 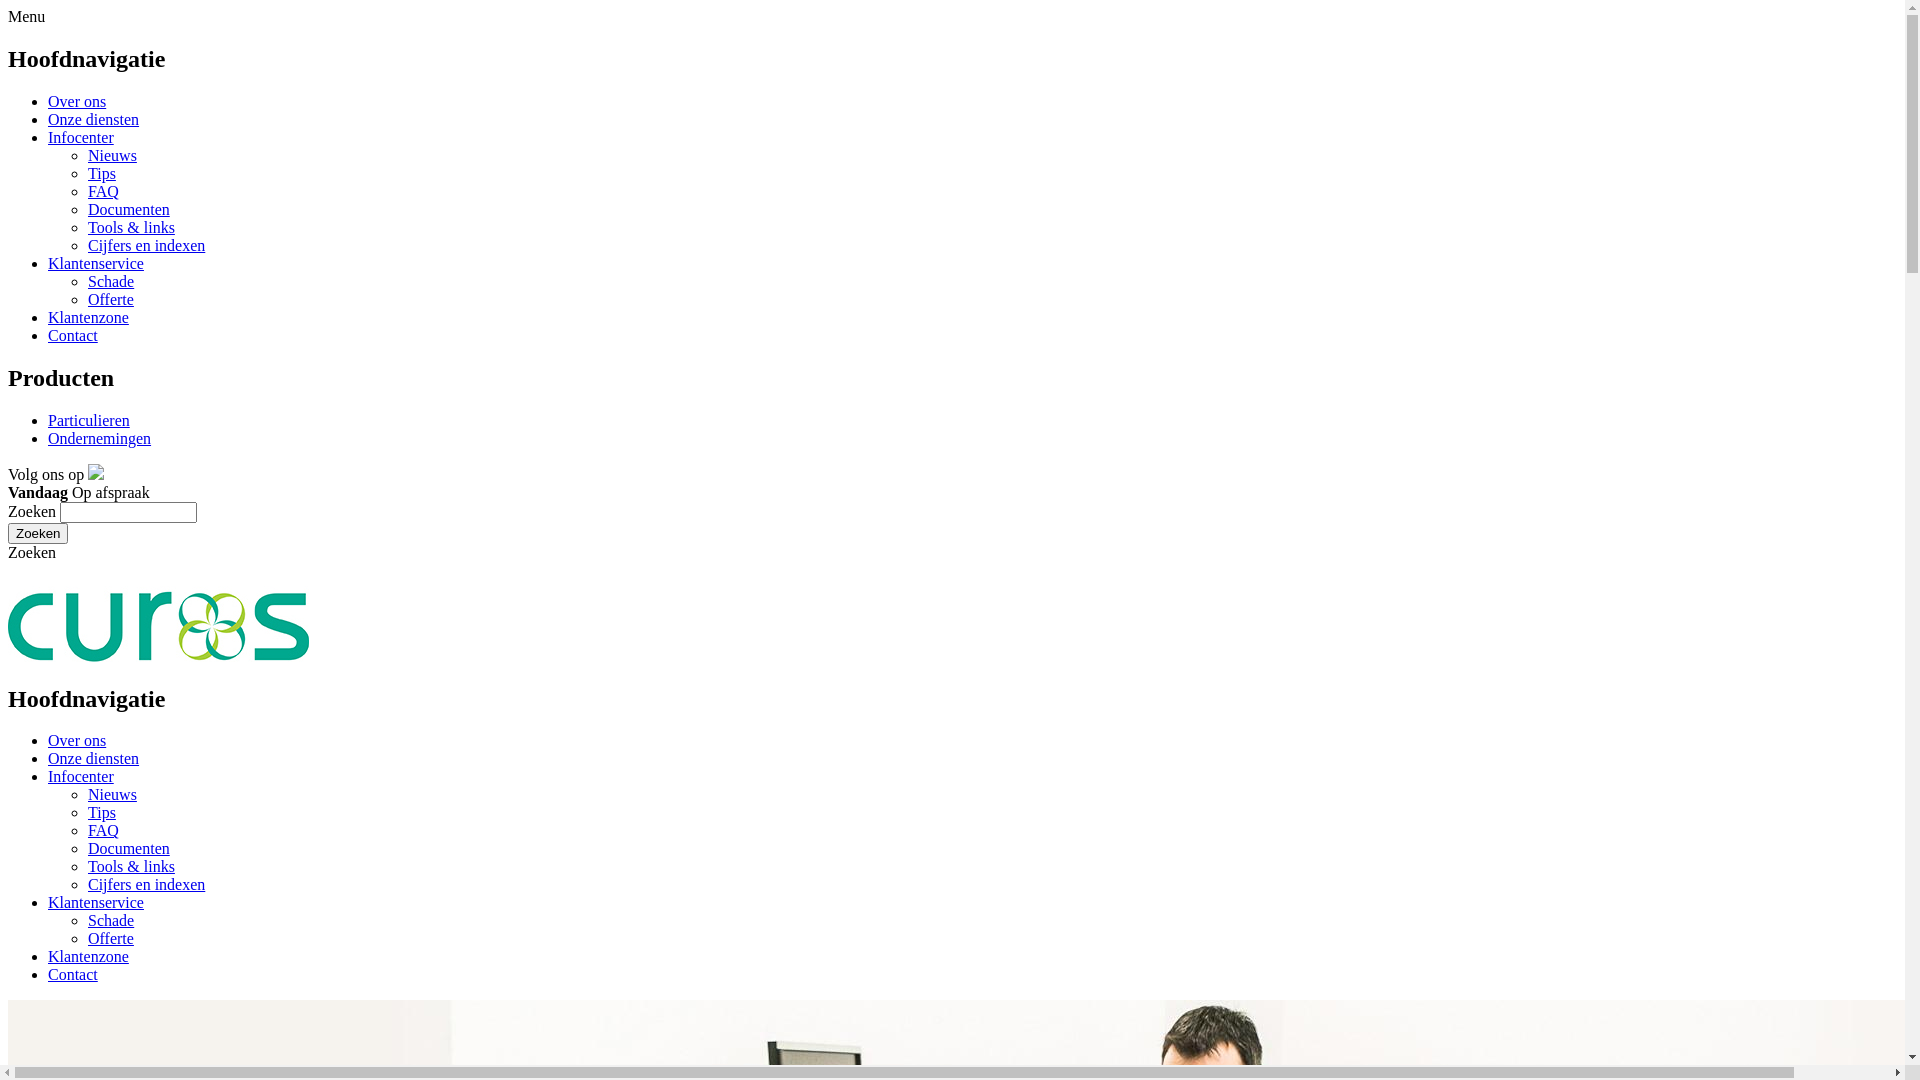 What do you see at coordinates (128, 848) in the screenshot?
I see `'Documenten'` at bounding box center [128, 848].